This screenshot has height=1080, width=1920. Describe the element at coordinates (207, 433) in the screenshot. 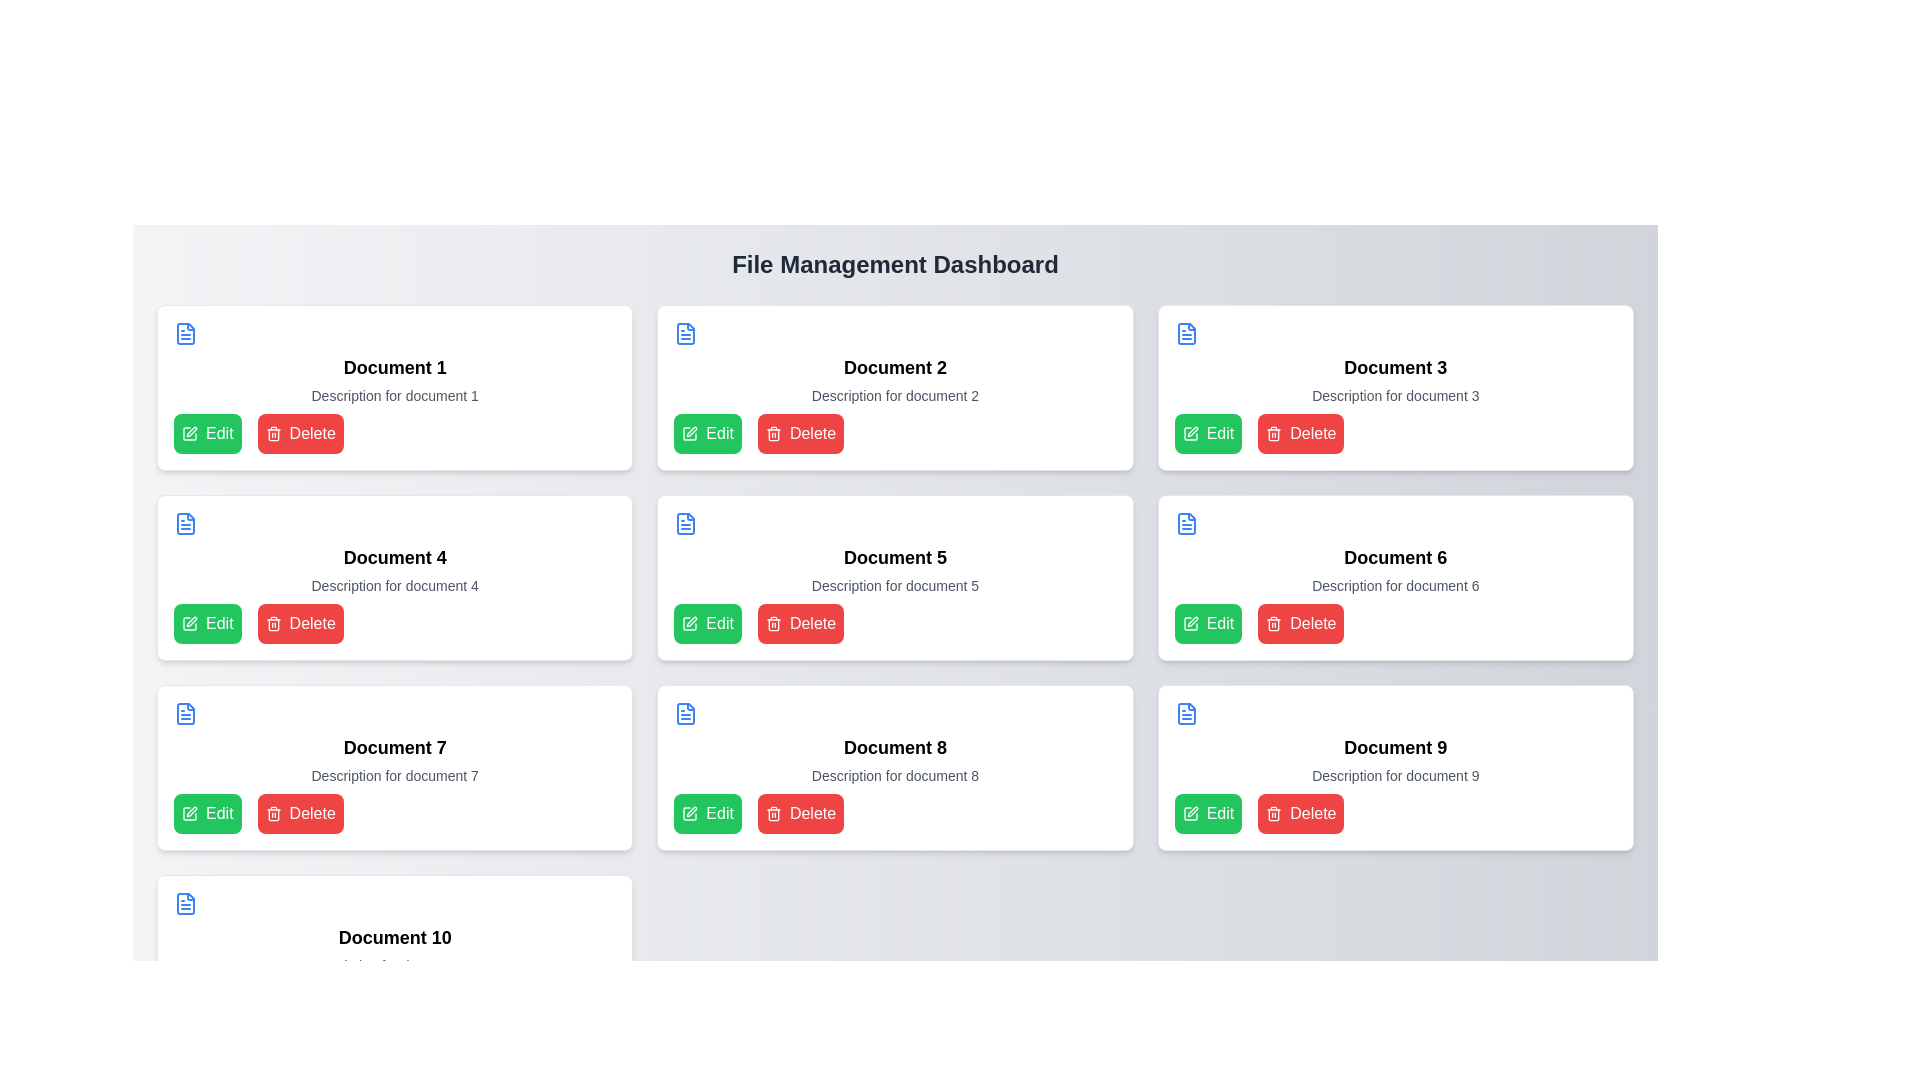

I see `the 'Edit' button located in the top-left corner of the 'Document 1' card to initiate editing` at that location.